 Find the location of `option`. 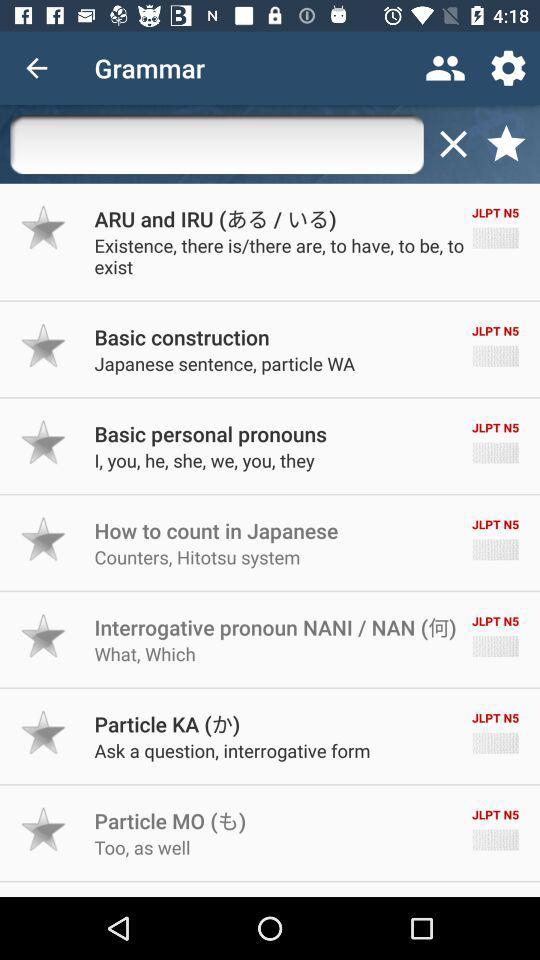

option is located at coordinates (44, 227).